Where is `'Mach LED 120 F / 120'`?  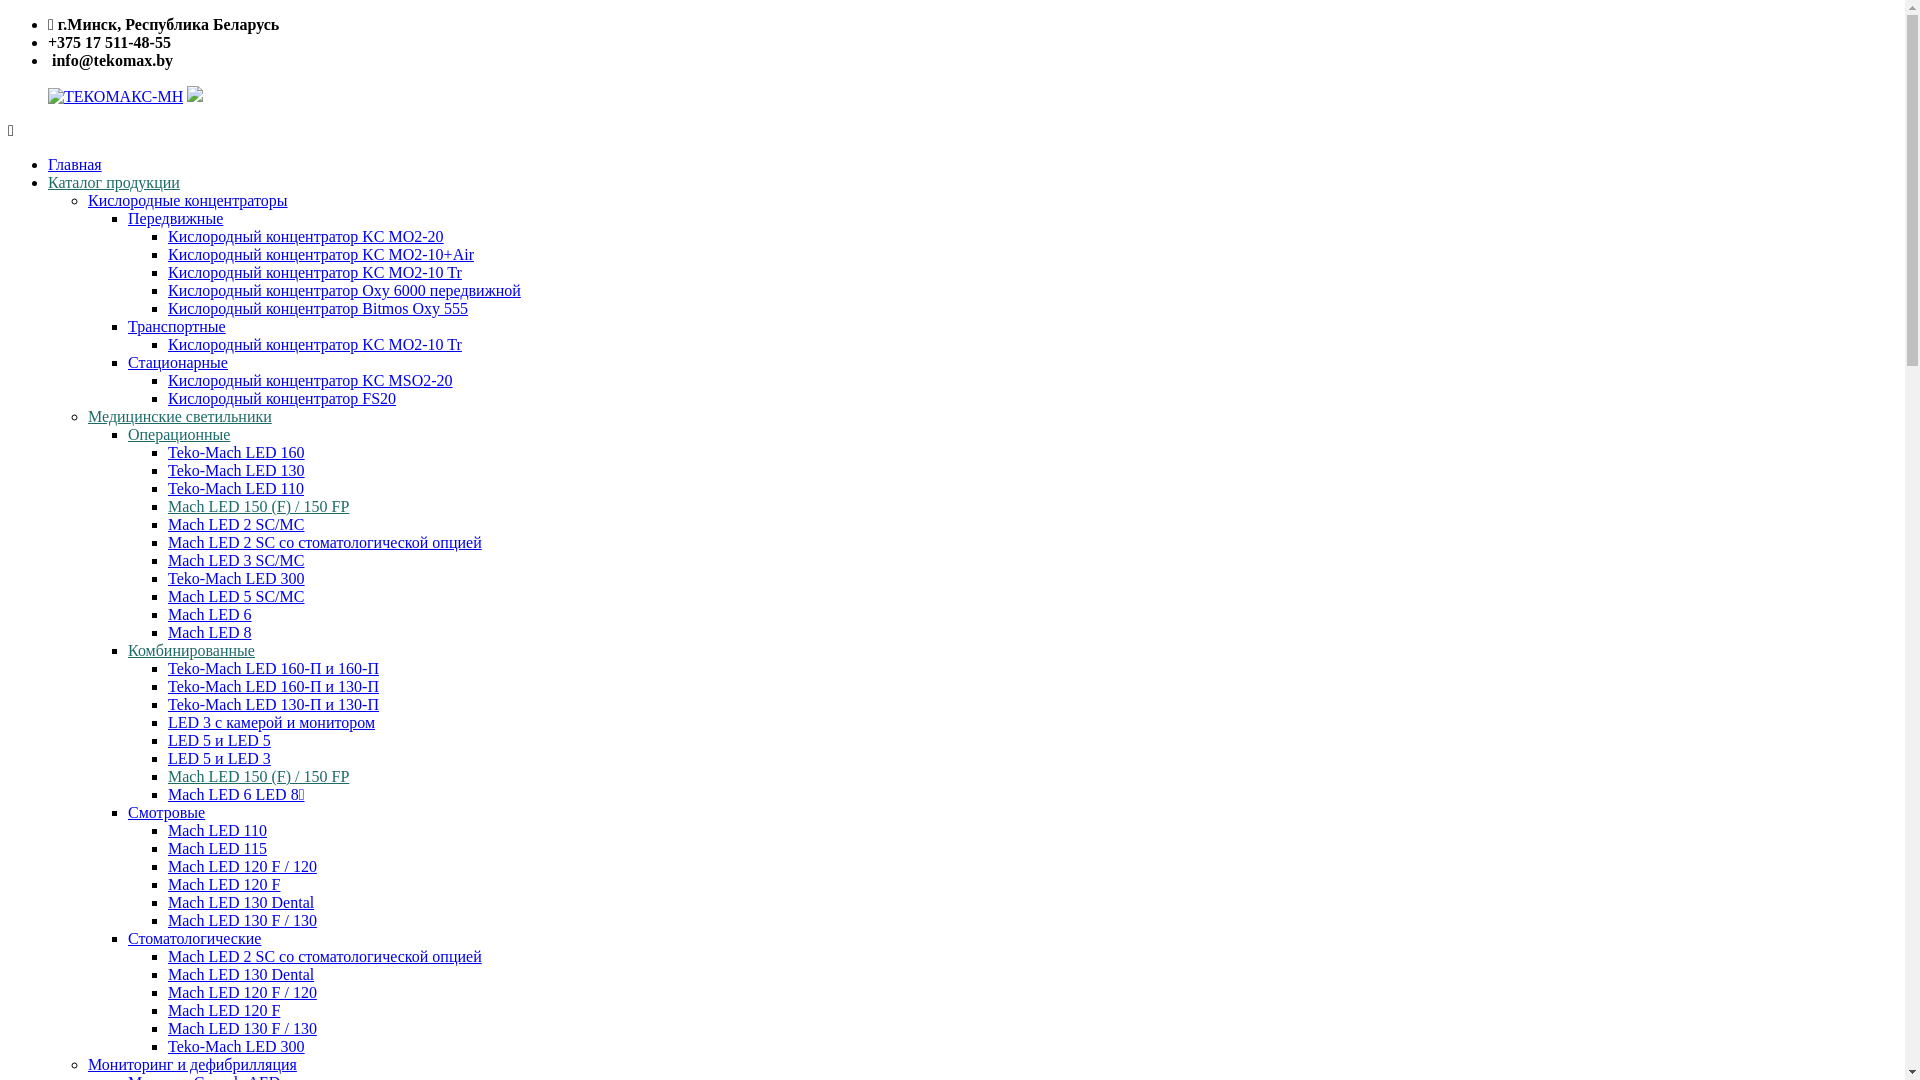 'Mach LED 120 F / 120' is located at coordinates (241, 992).